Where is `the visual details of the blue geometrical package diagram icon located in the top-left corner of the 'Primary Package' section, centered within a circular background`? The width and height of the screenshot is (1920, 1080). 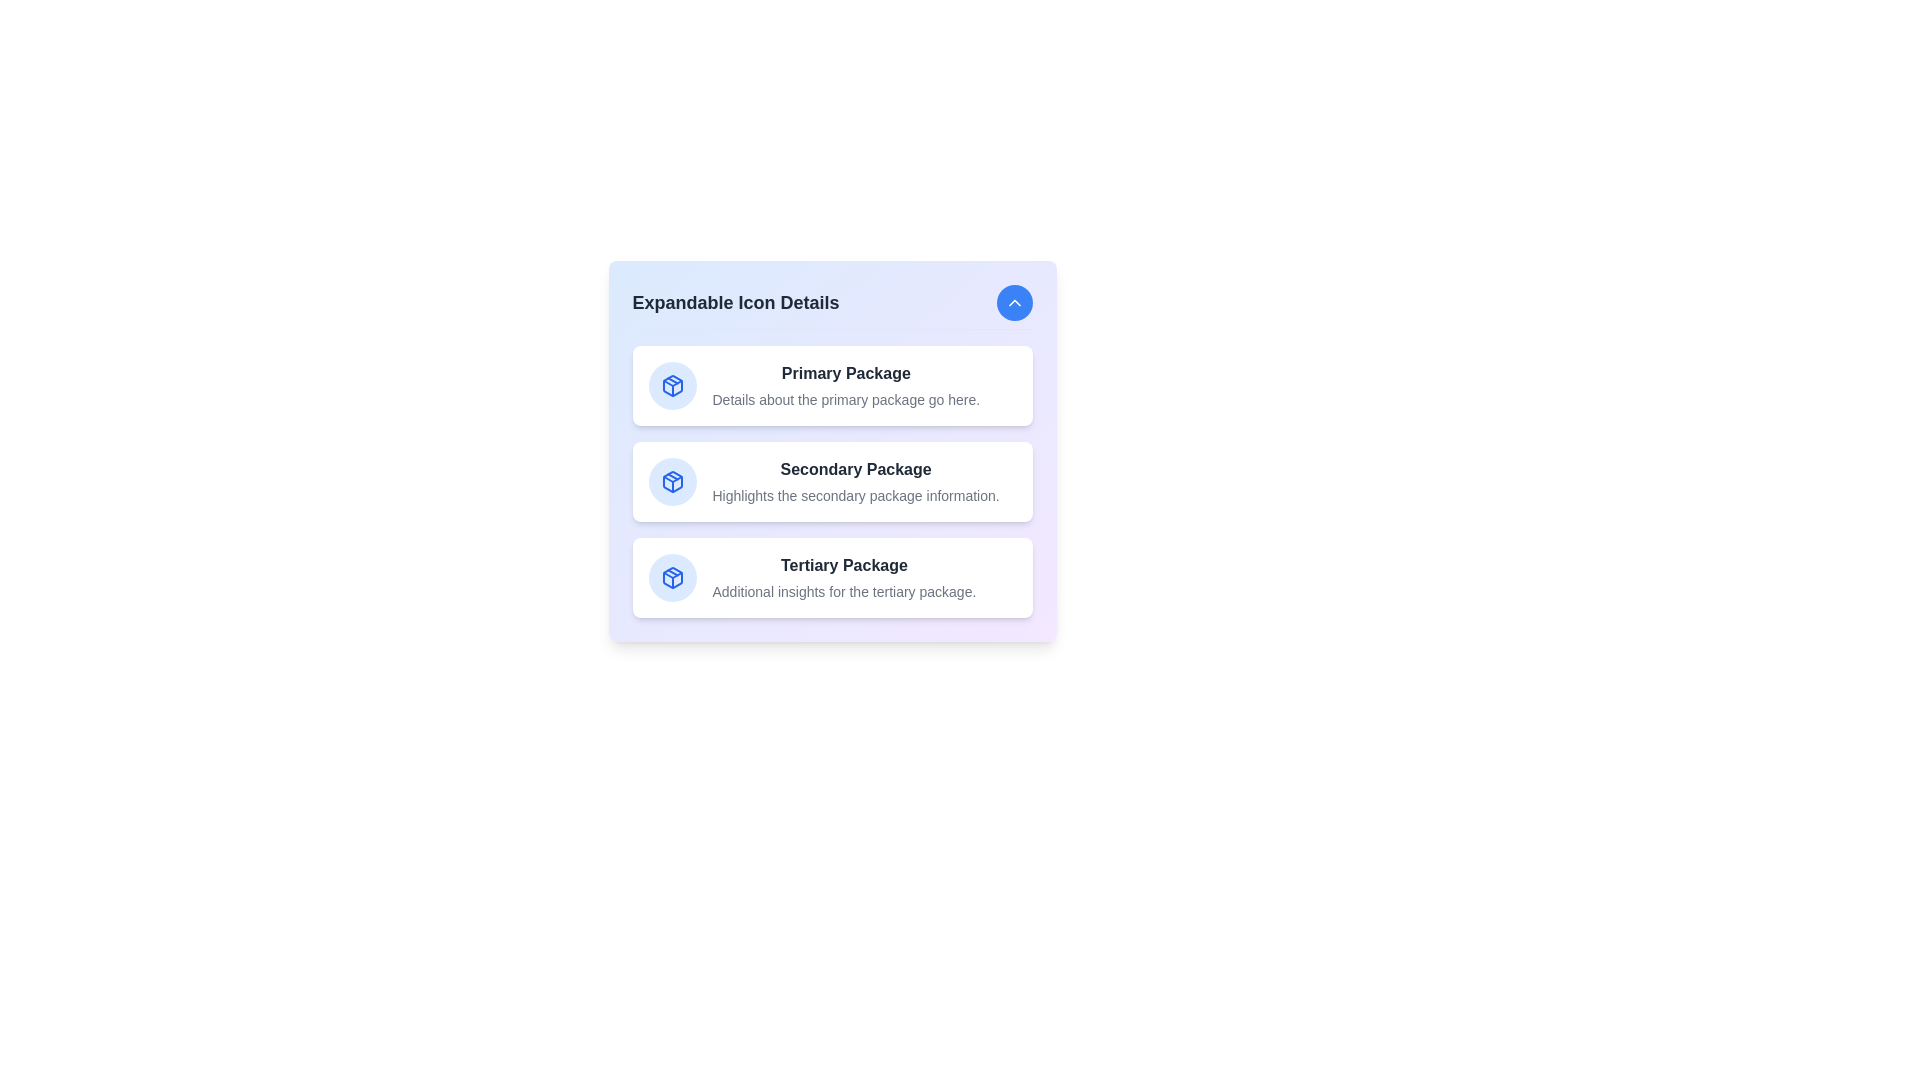
the visual details of the blue geometrical package diagram icon located in the top-left corner of the 'Primary Package' section, centered within a circular background is located at coordinates (672, 385).